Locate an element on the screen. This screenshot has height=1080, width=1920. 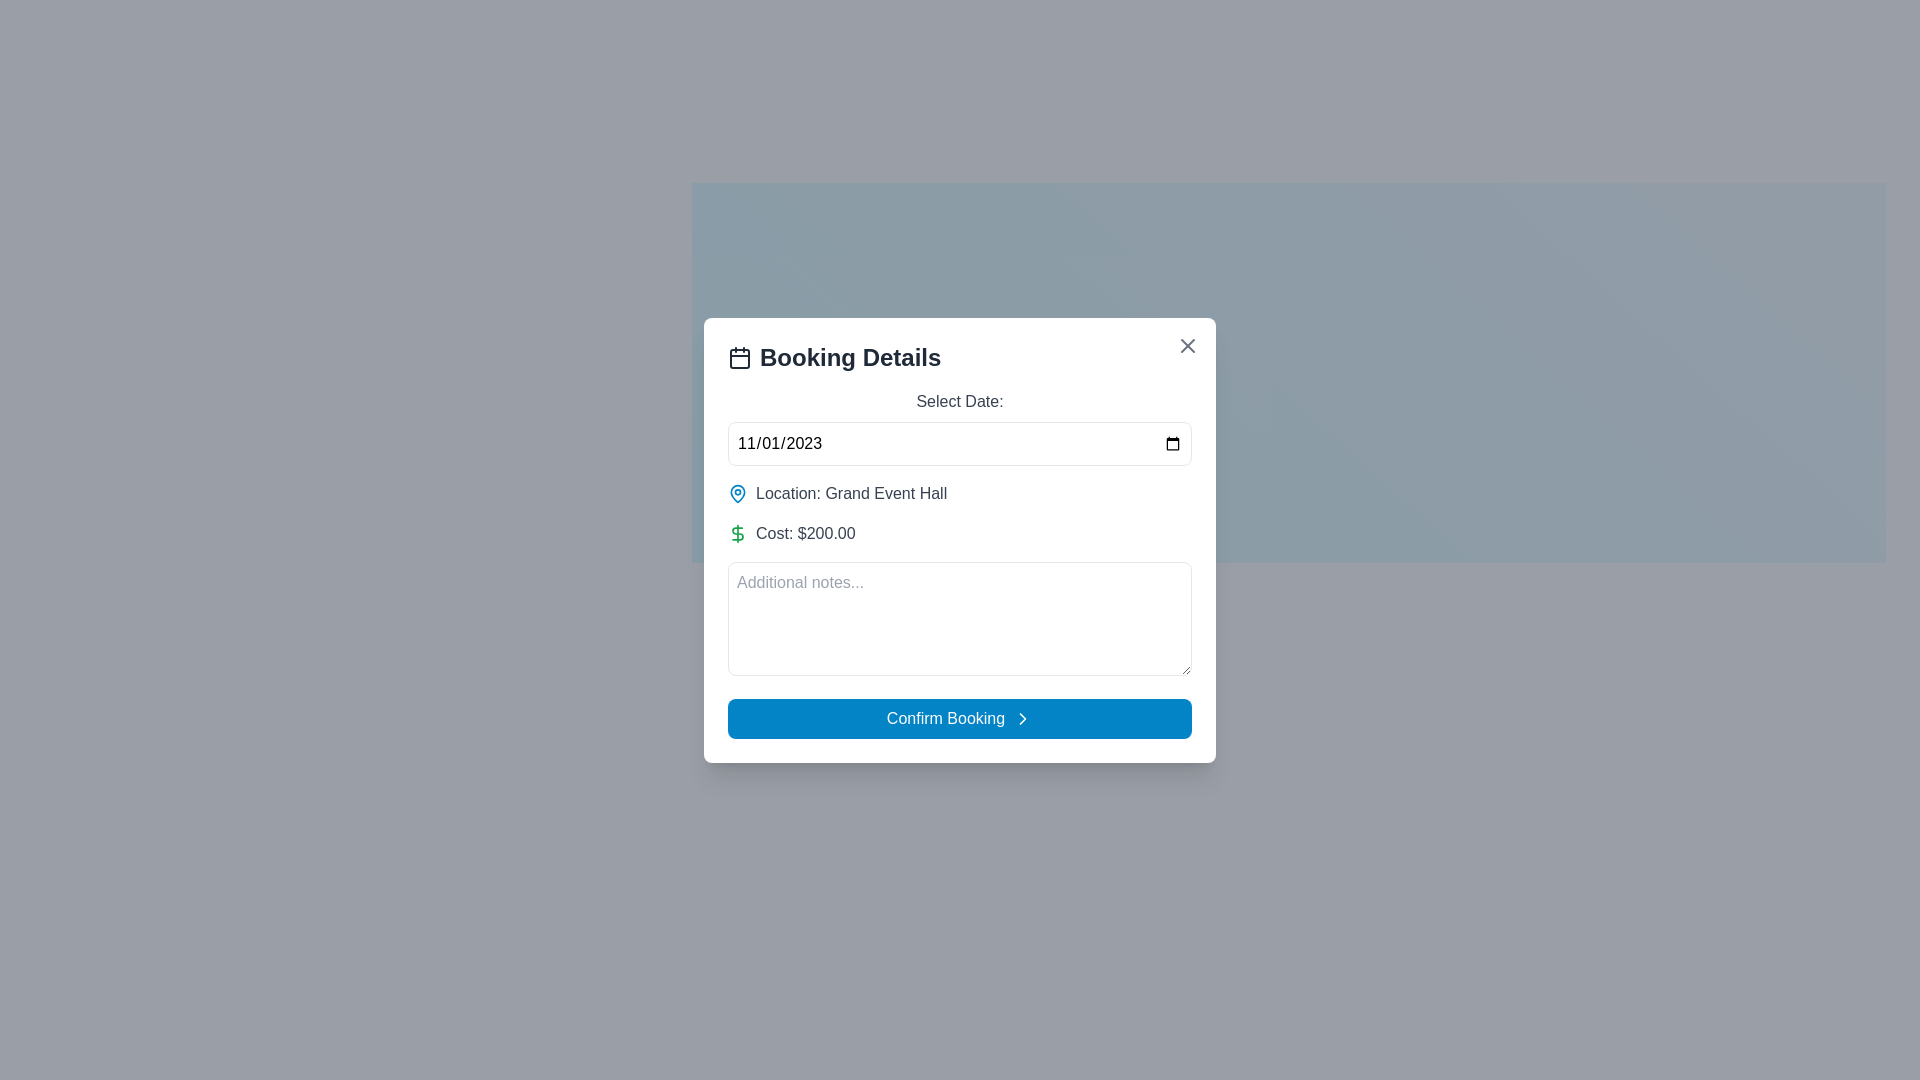
the decorative icon located in the 'Cost' row of the booking details section, which precedes the text 'Cost: $200.00' is located at coordinates (737, 532).